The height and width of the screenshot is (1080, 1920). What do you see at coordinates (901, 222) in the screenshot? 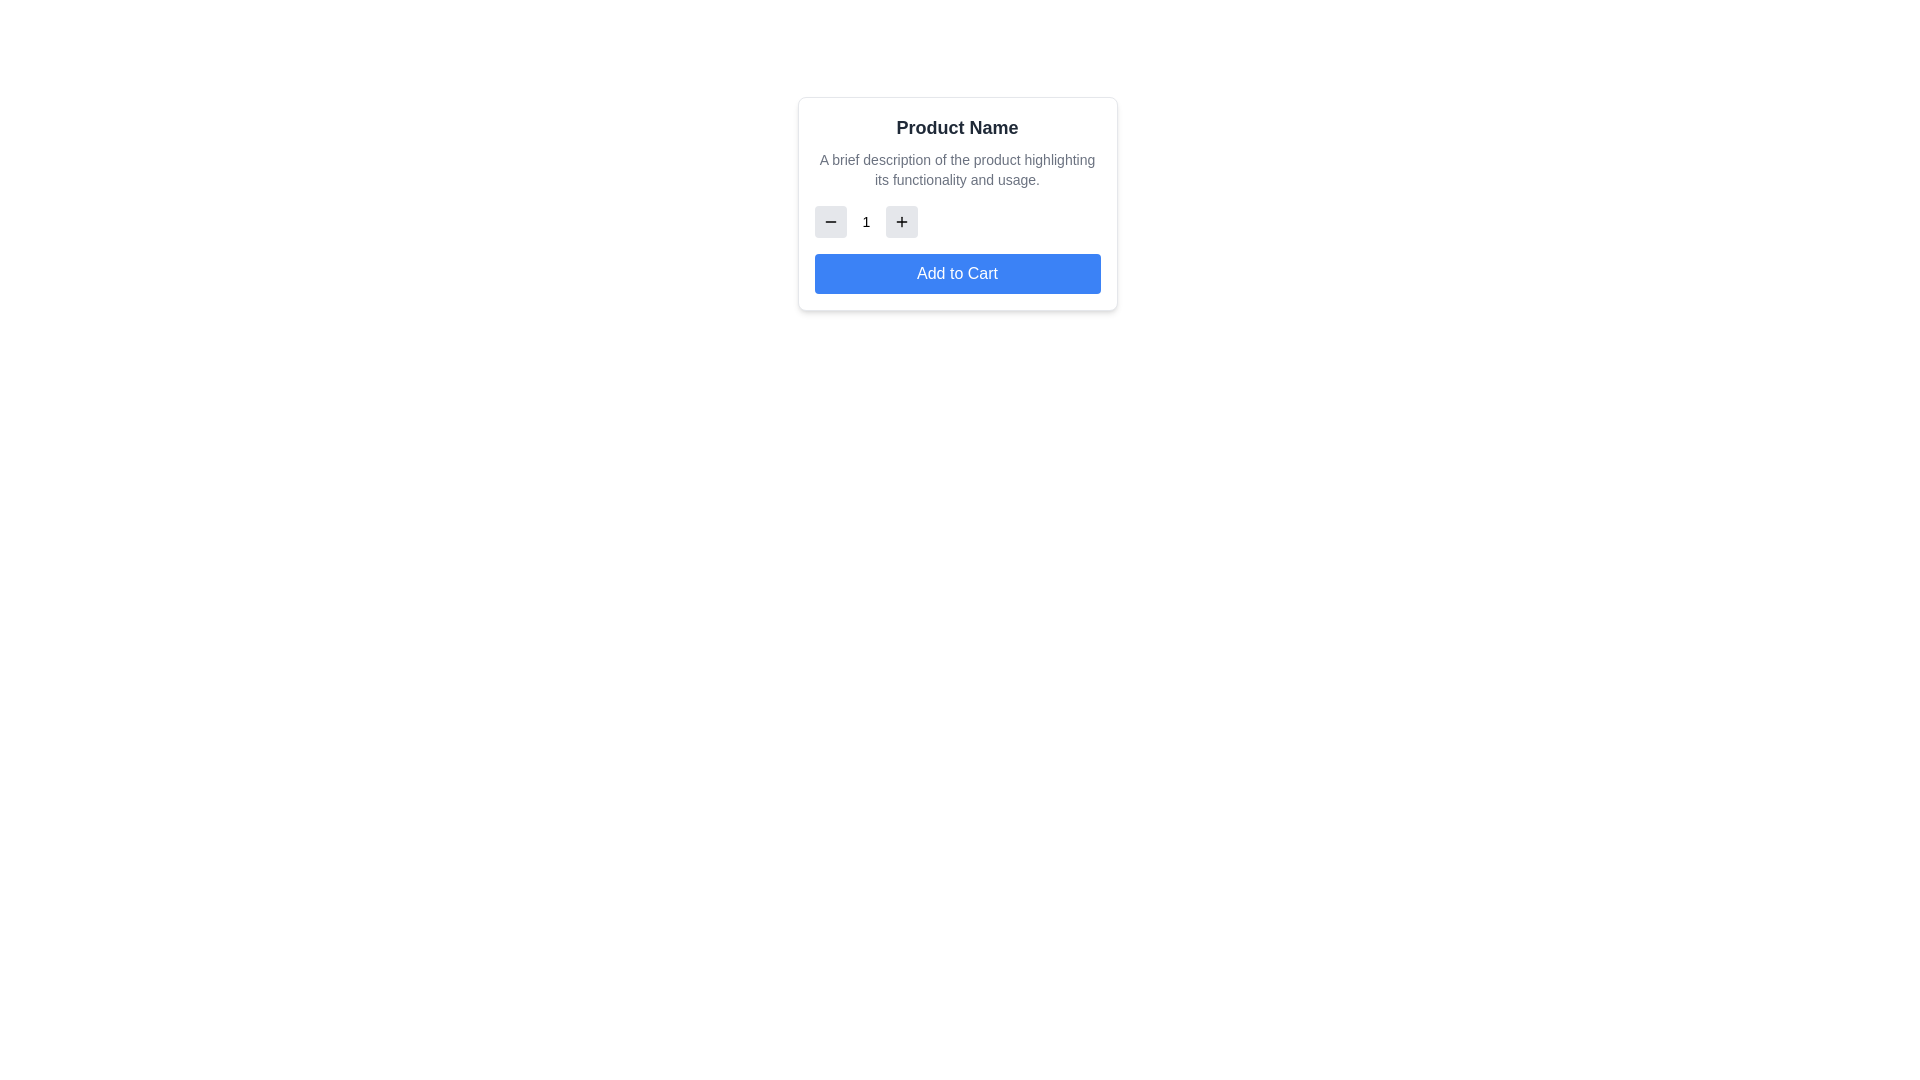
I see `the increase quantity button located to the right of the quantity number in the product selection interface` at bounding box center [901, 222].